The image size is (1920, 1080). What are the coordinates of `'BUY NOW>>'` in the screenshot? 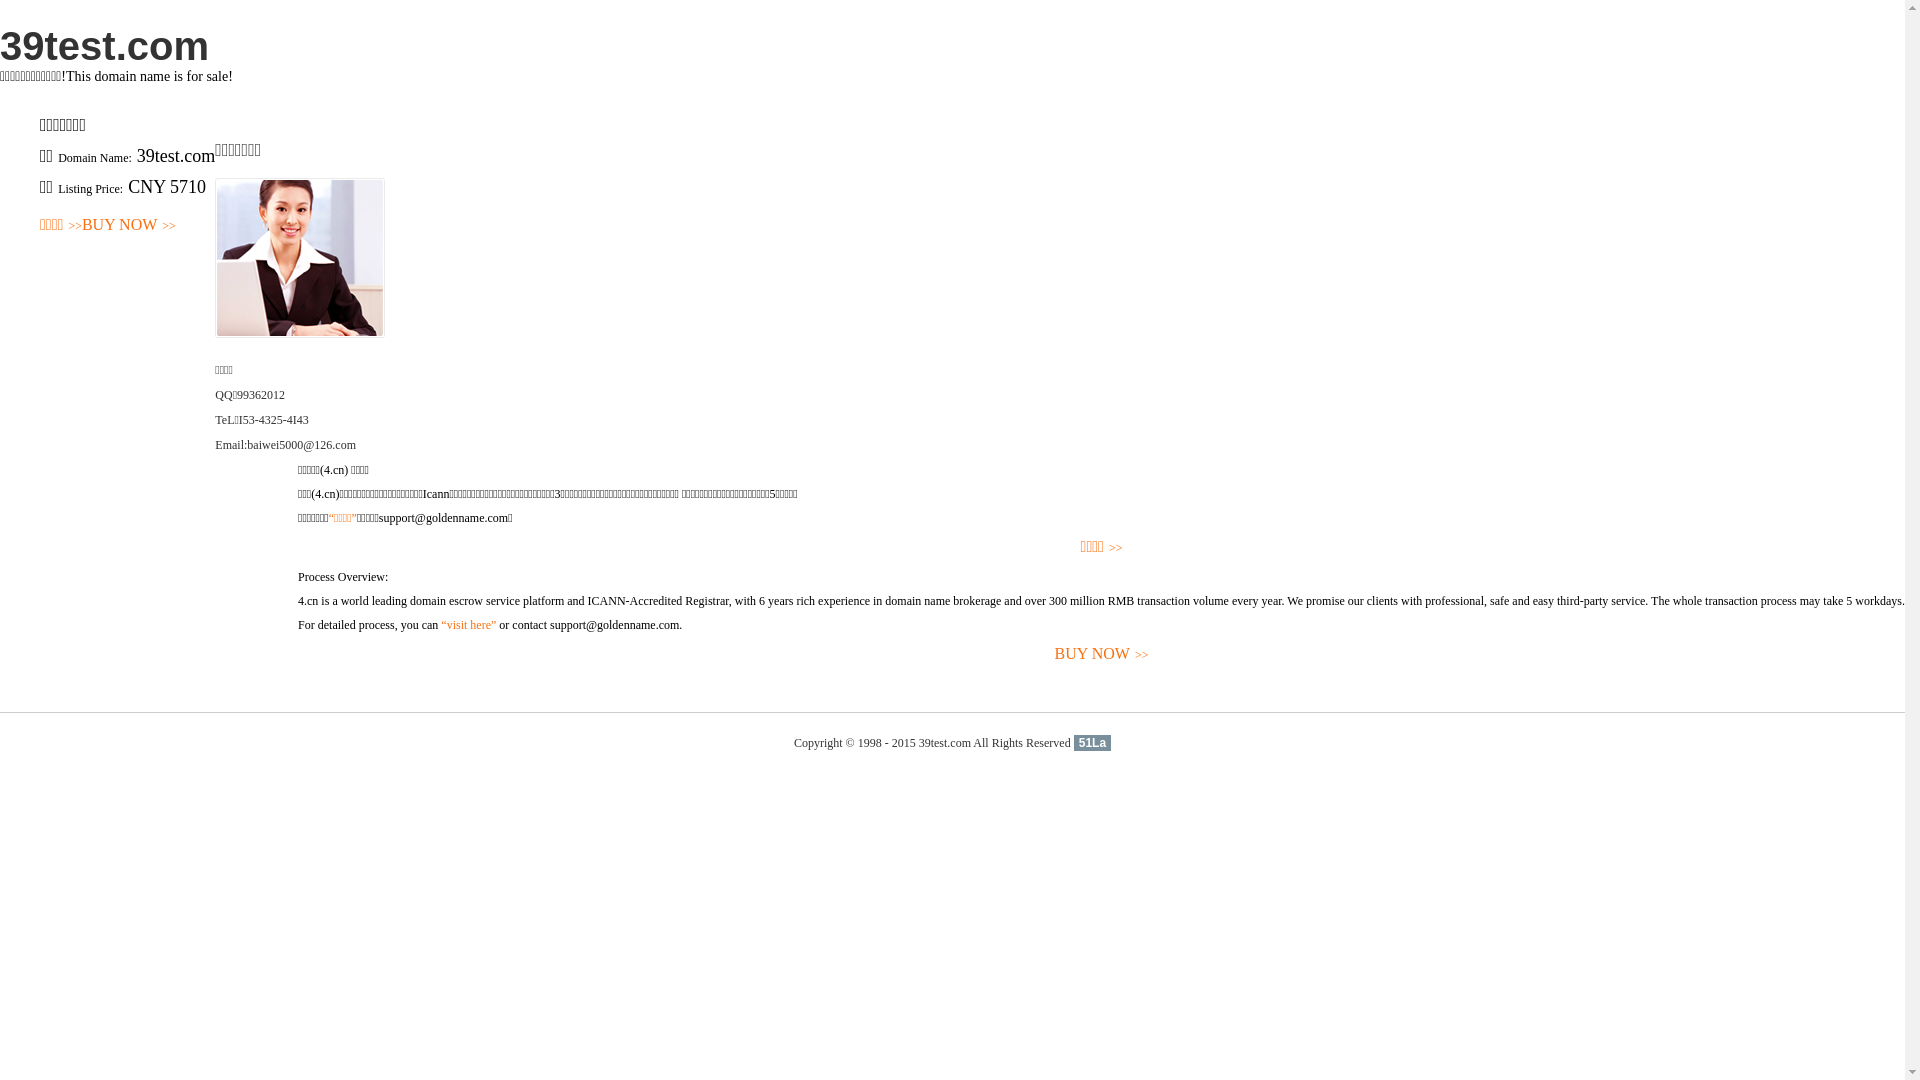 It's located at (128, 225).